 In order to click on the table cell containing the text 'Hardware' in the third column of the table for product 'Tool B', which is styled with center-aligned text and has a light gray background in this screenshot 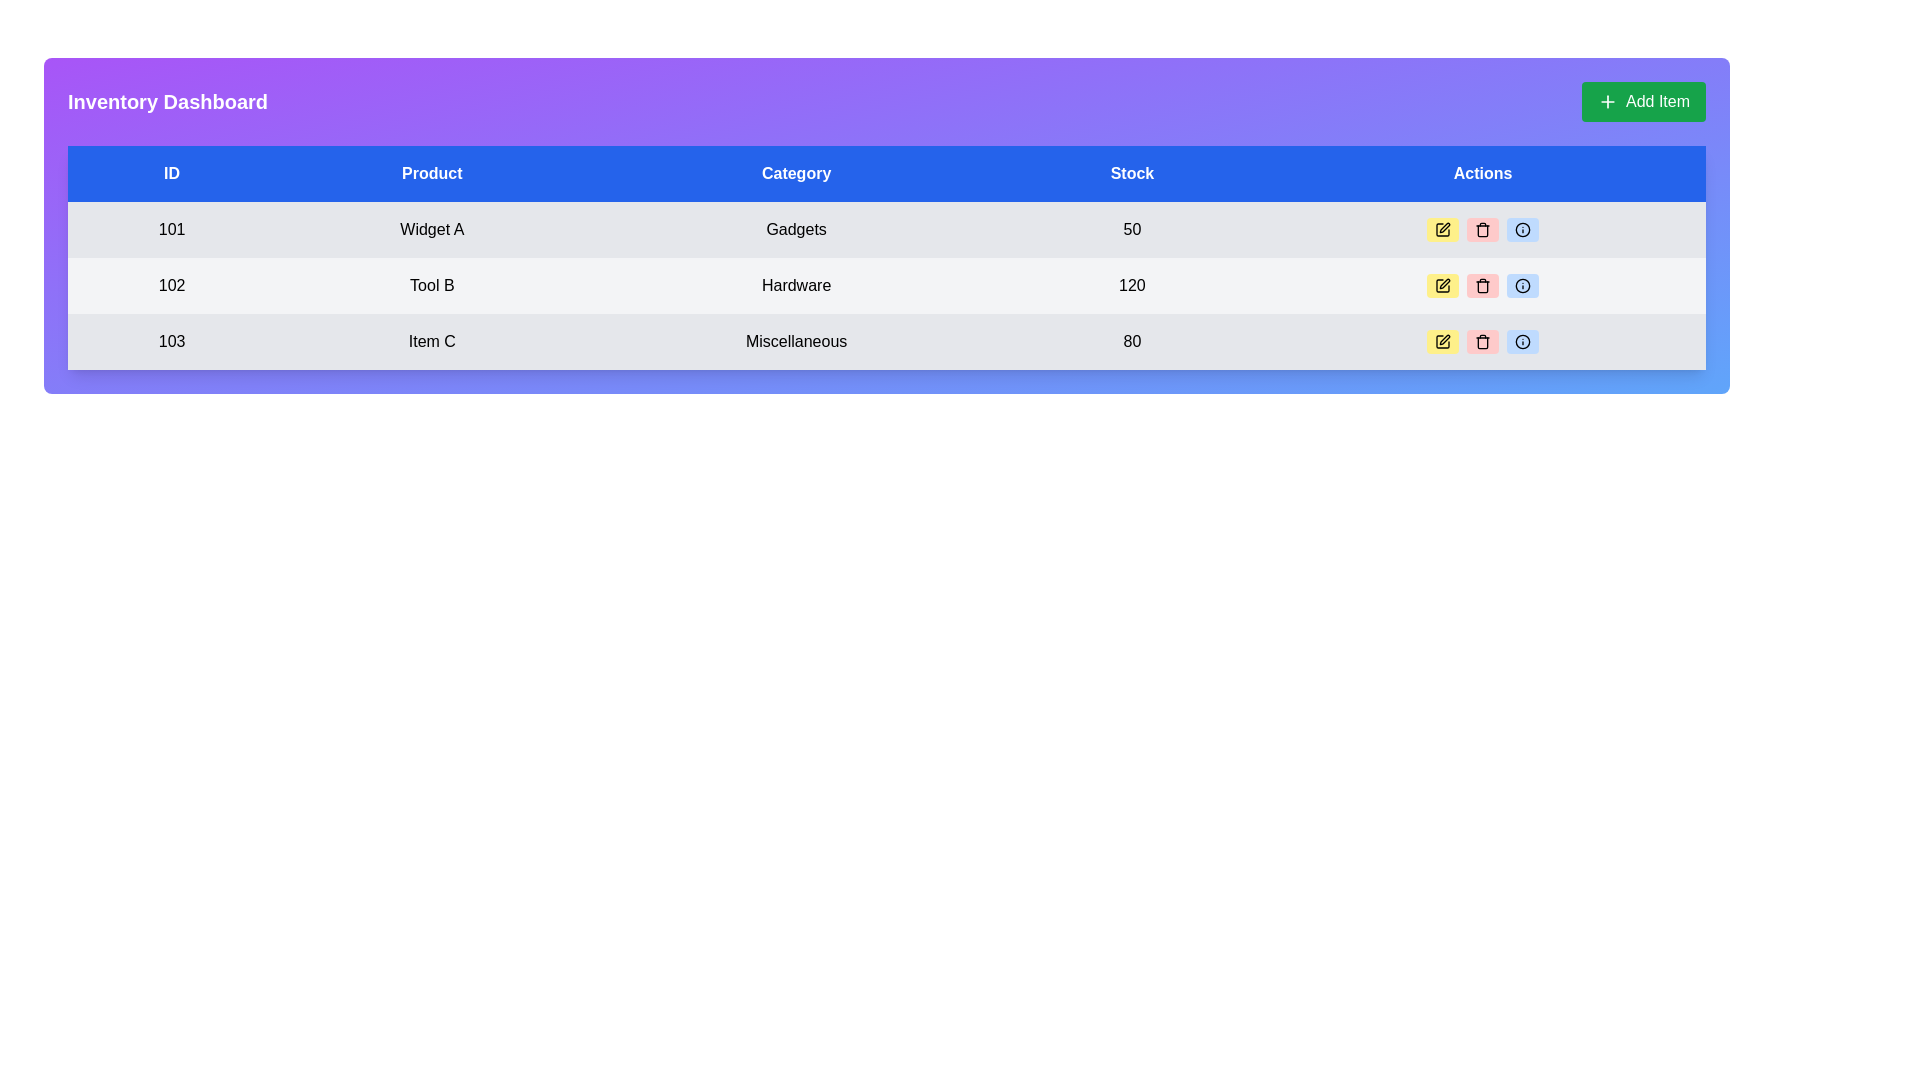, I will do `click(795, 285)`.